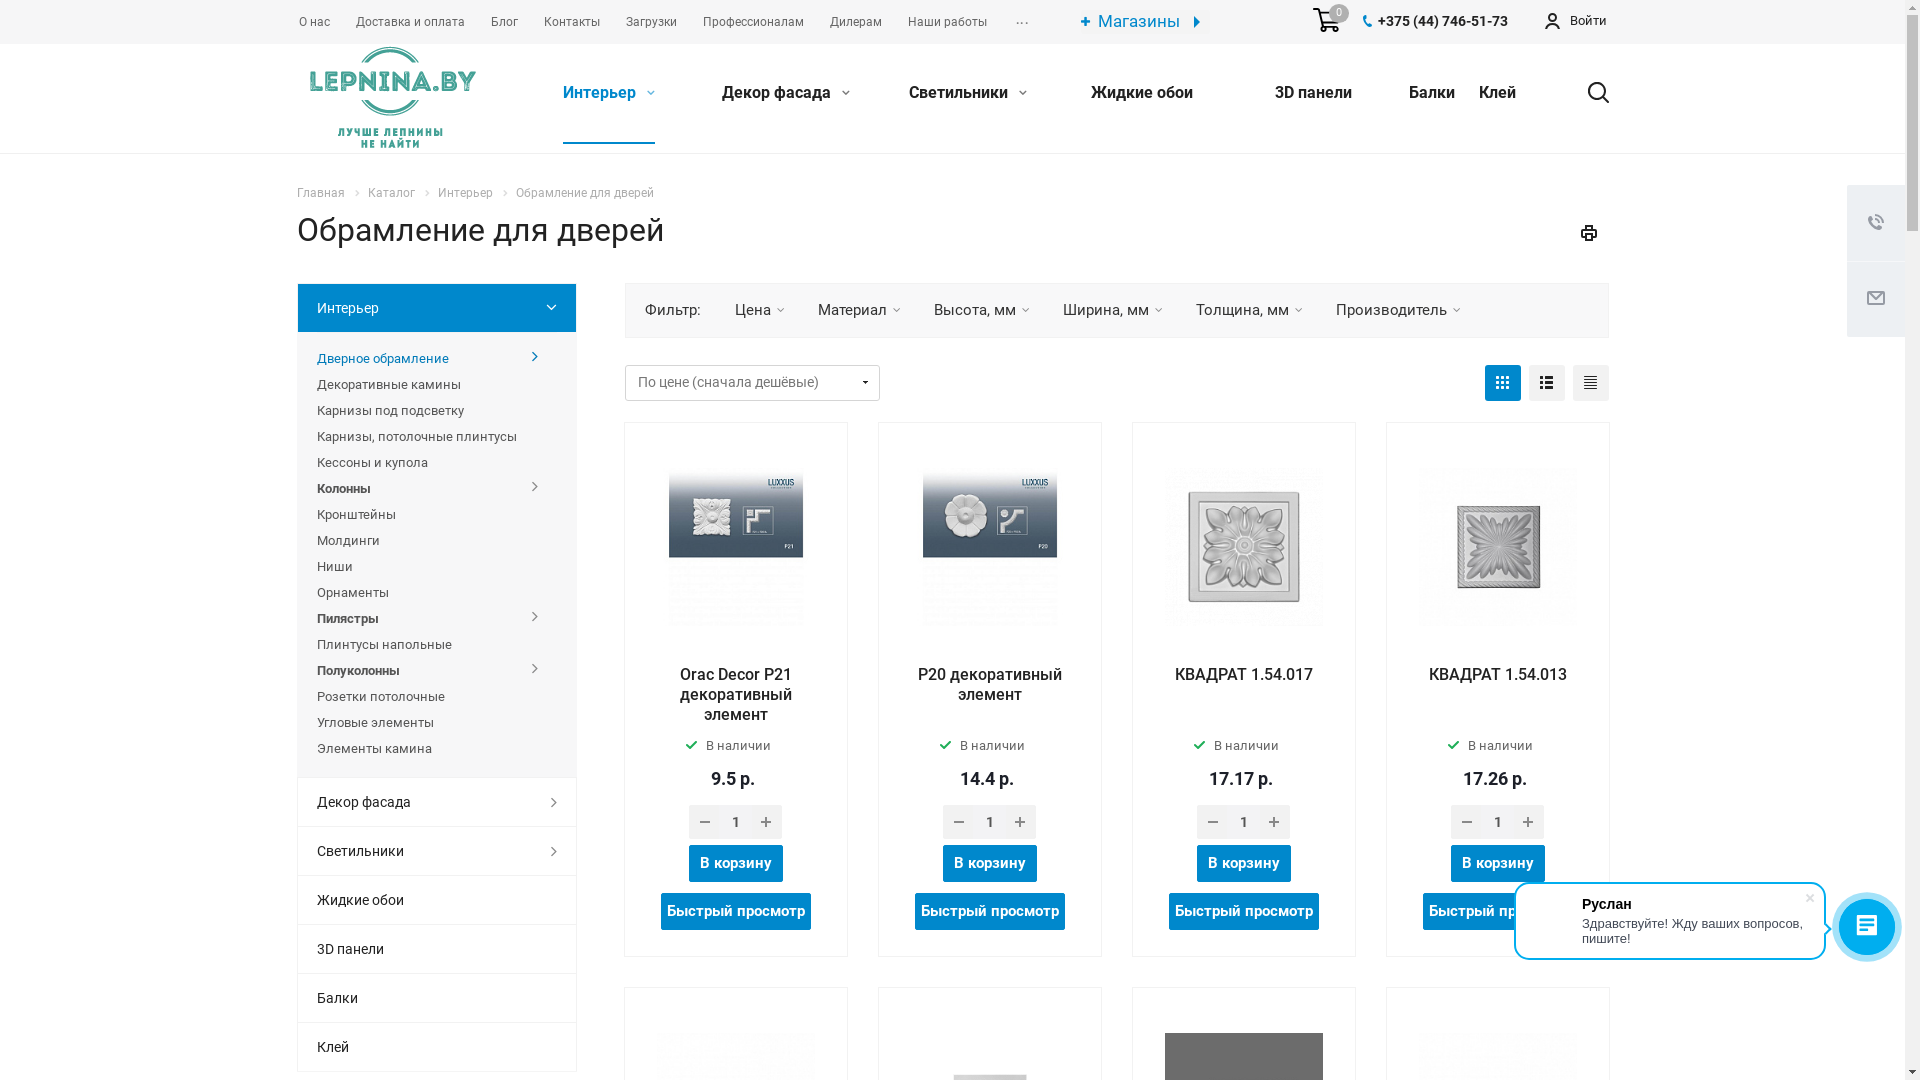 The height and width of the screenshot is (1080, 1920). Describe the element at coordinates (1325, 20) in the screenshot. I see `'0'` at that location.